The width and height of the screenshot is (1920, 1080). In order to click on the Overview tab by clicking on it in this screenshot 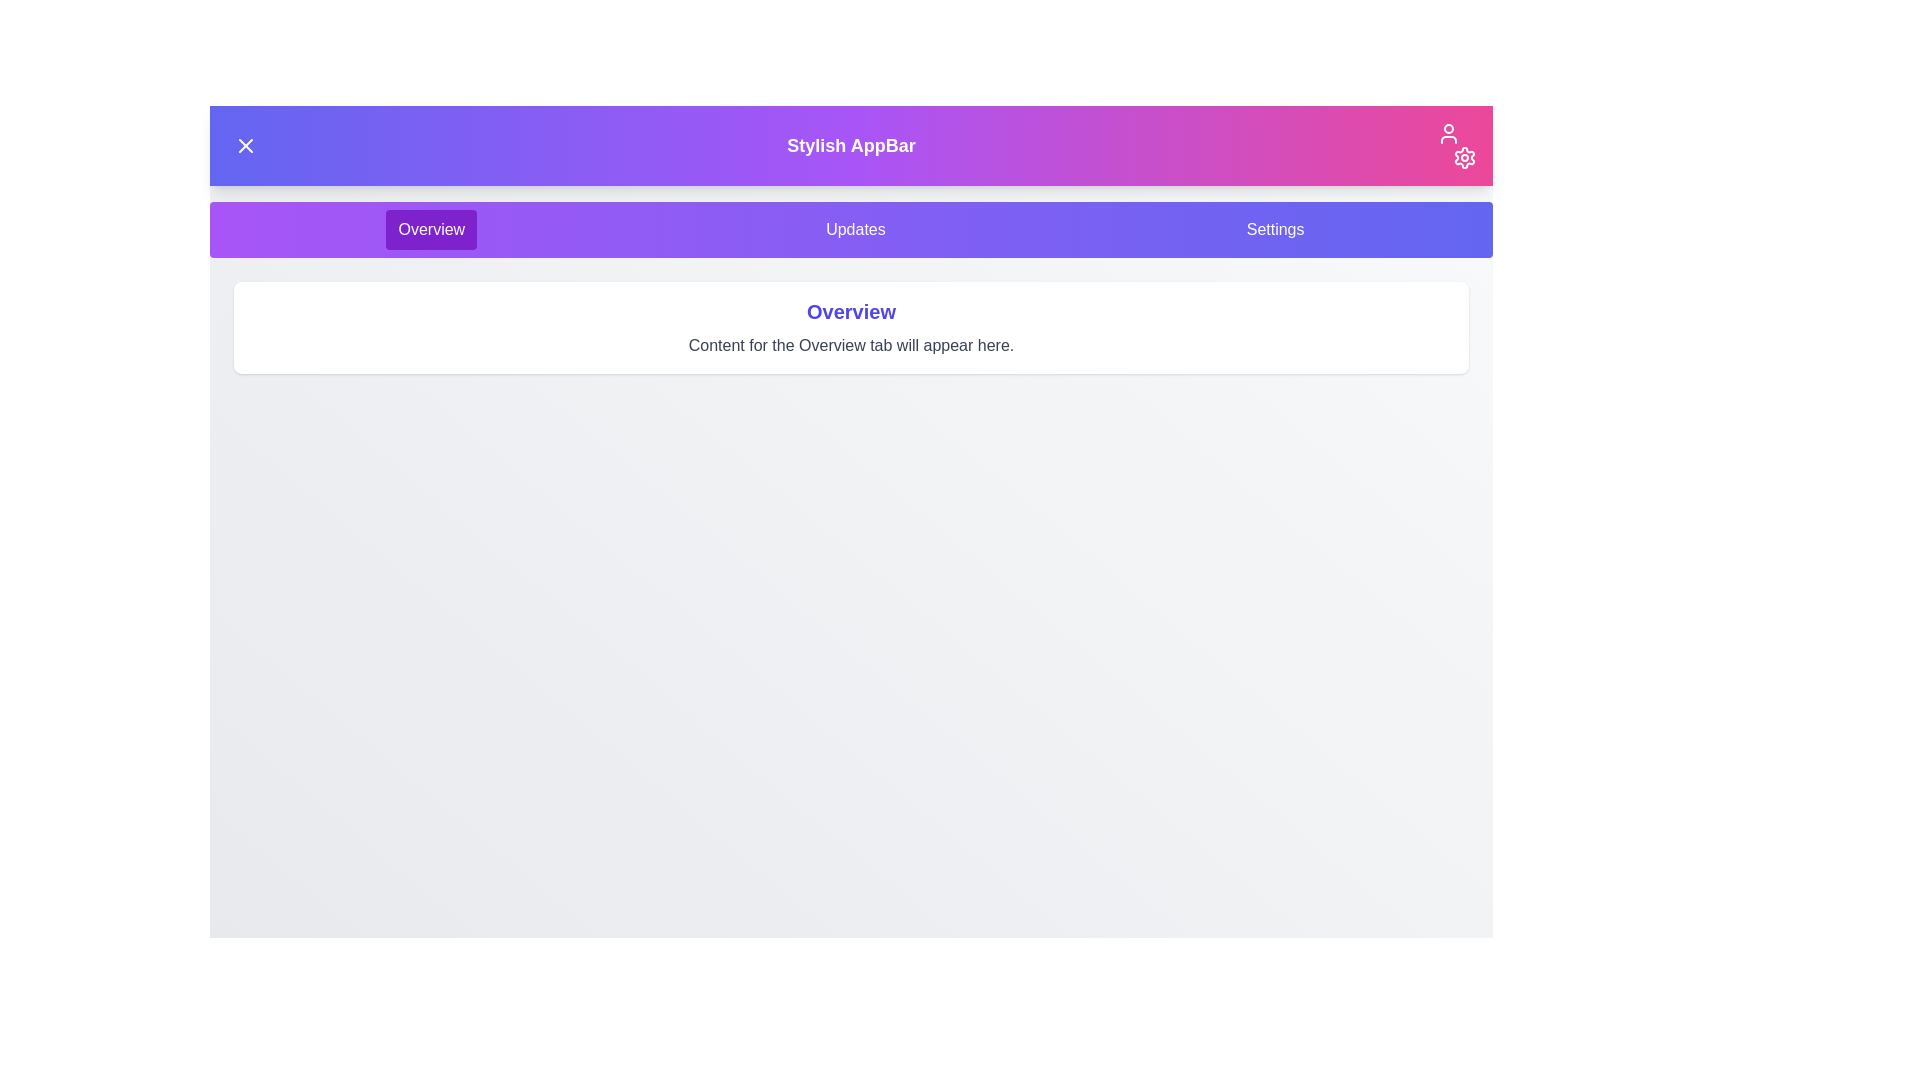, I will do `click(430, 229)`.